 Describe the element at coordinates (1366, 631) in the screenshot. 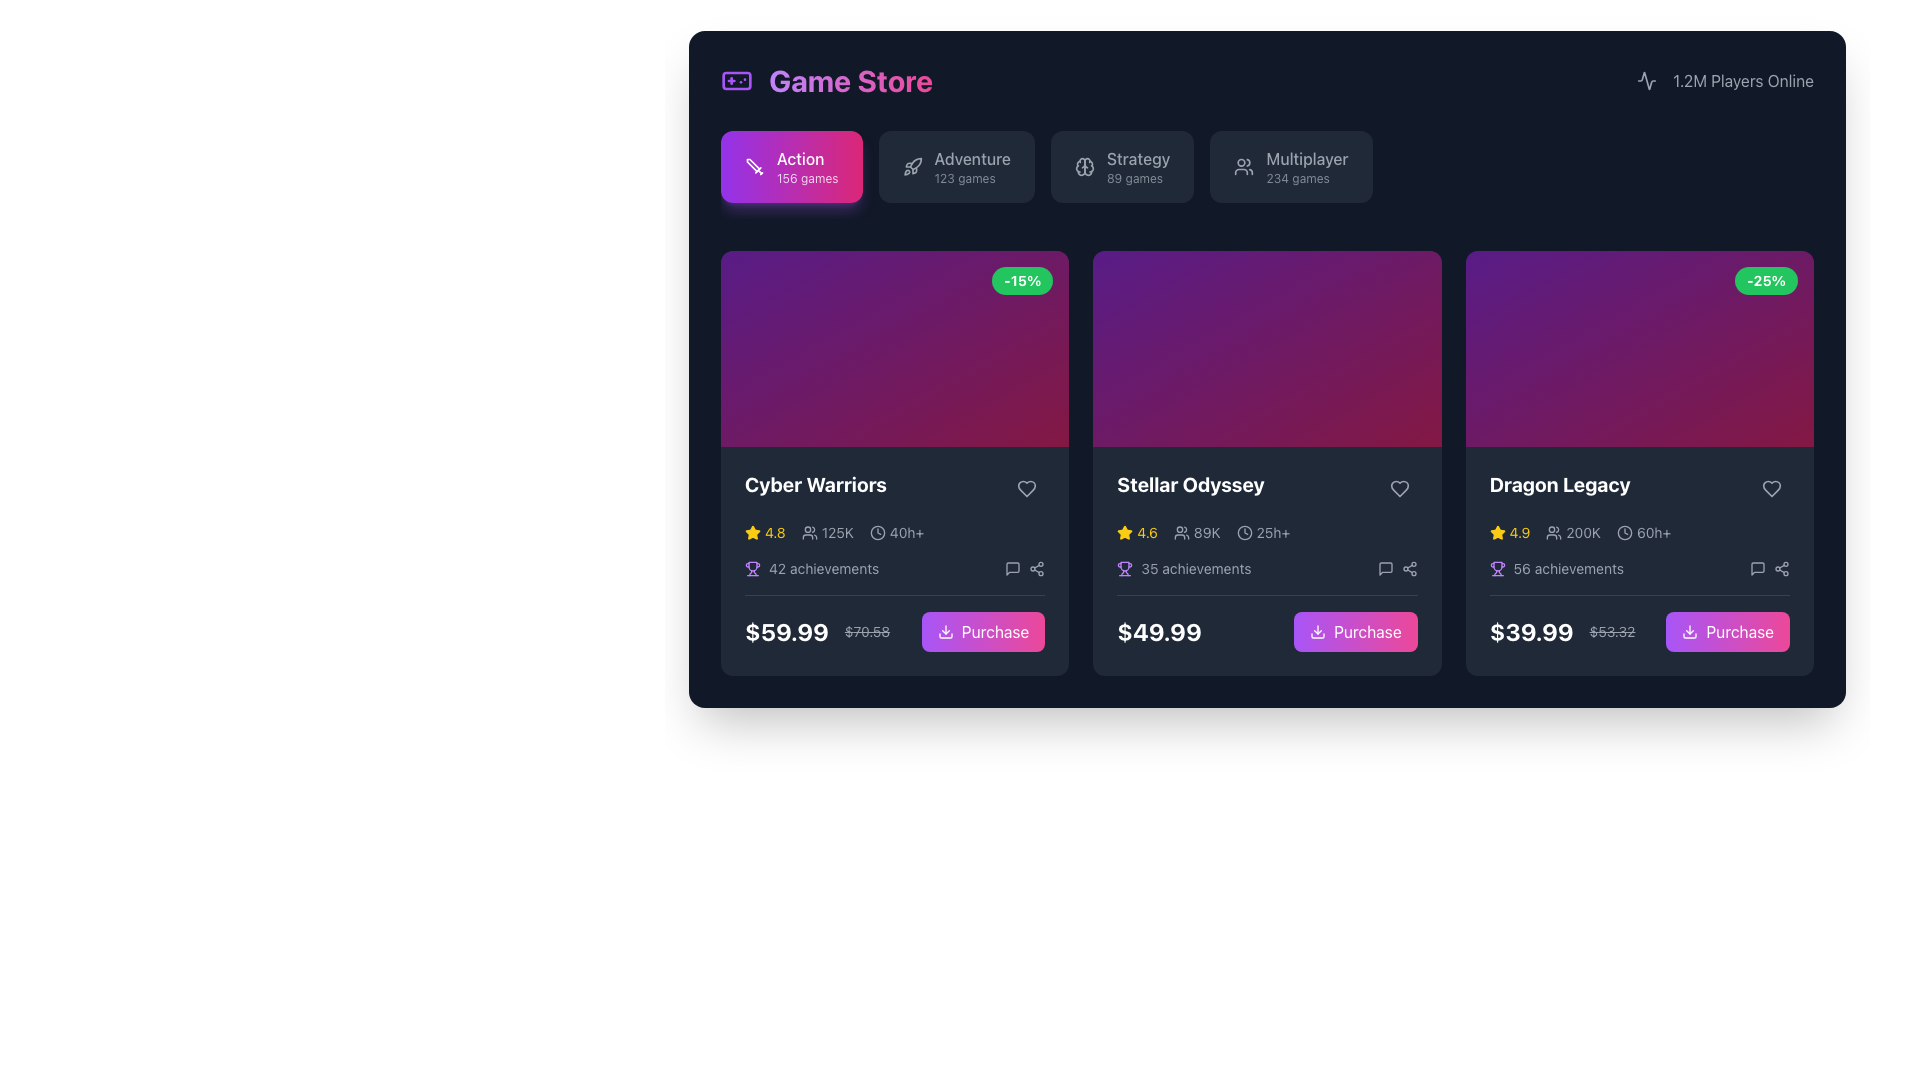

I see `the 'Stellar Odyssey' purchase button located in the footer of the third product card` at that location.